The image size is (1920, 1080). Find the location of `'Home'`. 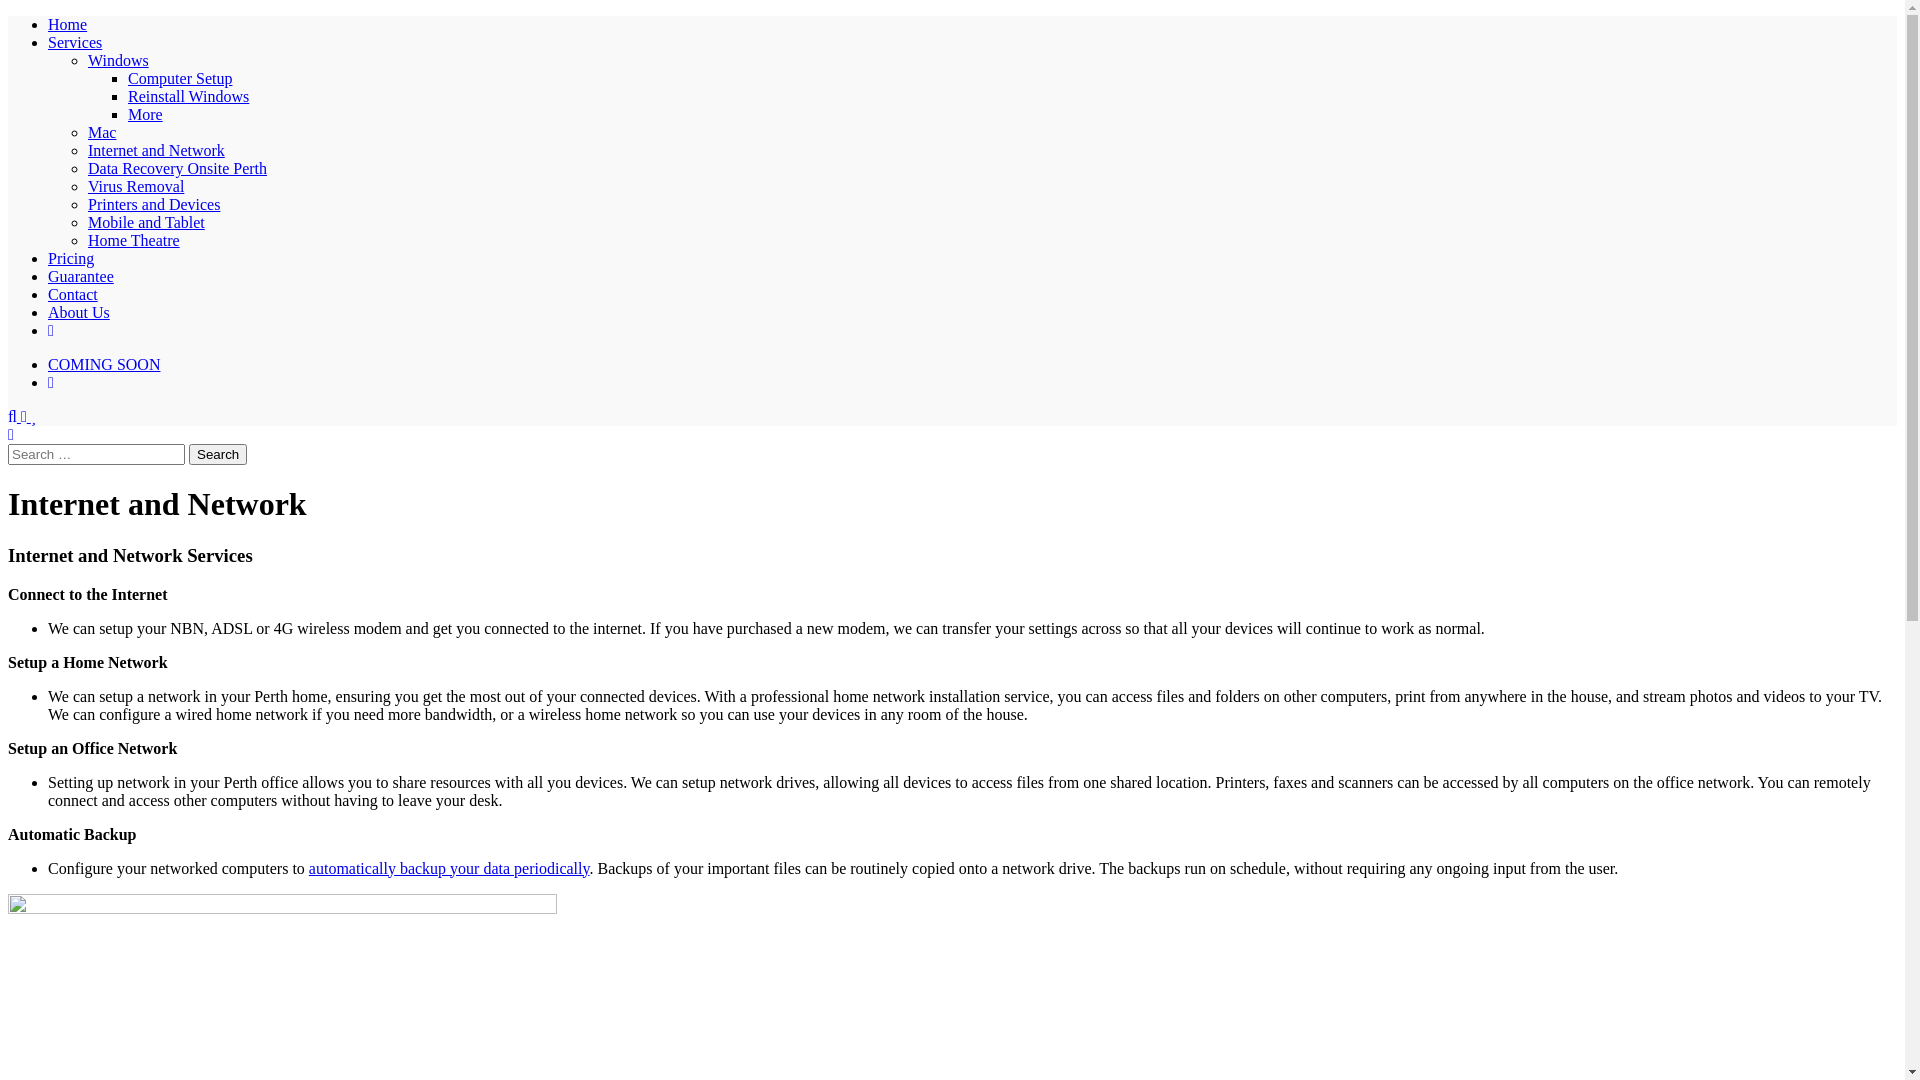

'Home' is located at coordinates (67, 24).